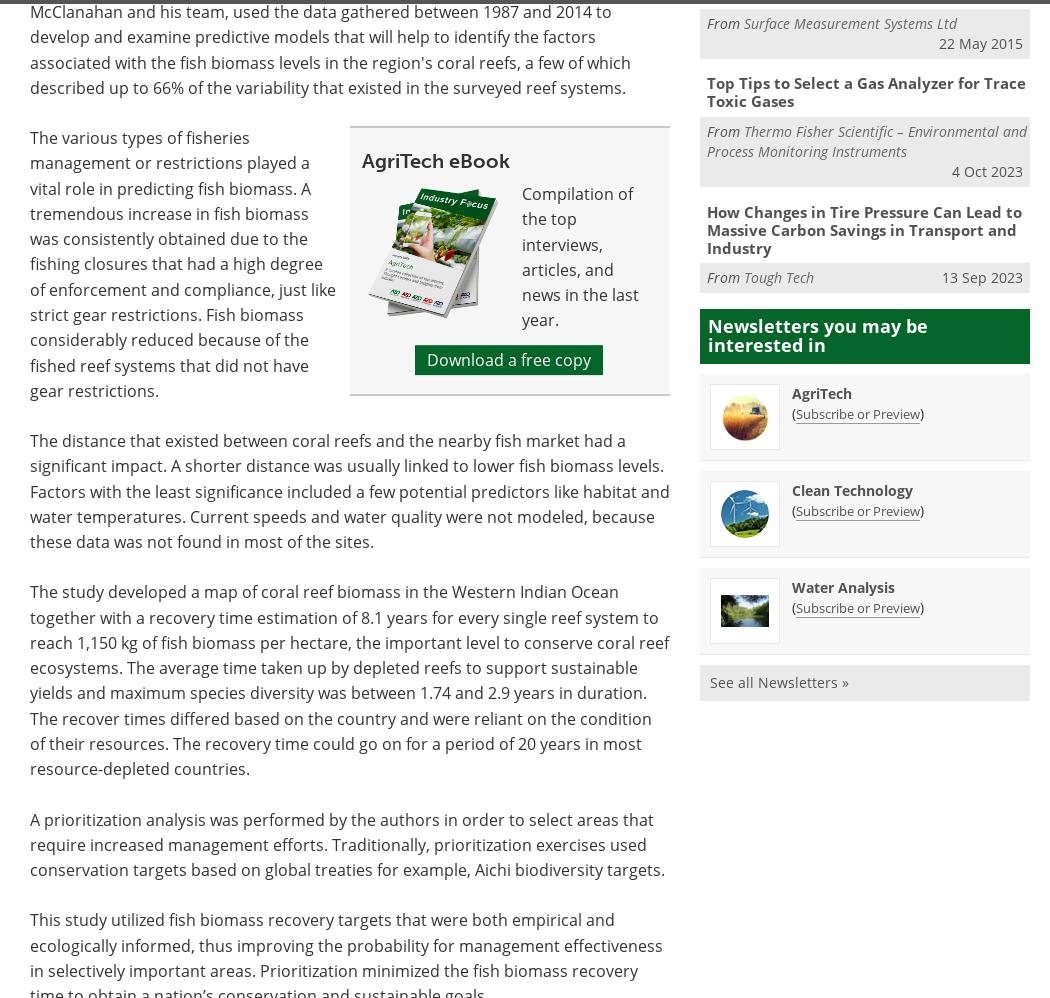 The height and width of the screenshot is (998, 1050). Describe the element at coordinates (864, 91) in the screenshot. I see `'Top Tips to Select a Gas Analyzer for Trace Toxic Gases'` at that location.